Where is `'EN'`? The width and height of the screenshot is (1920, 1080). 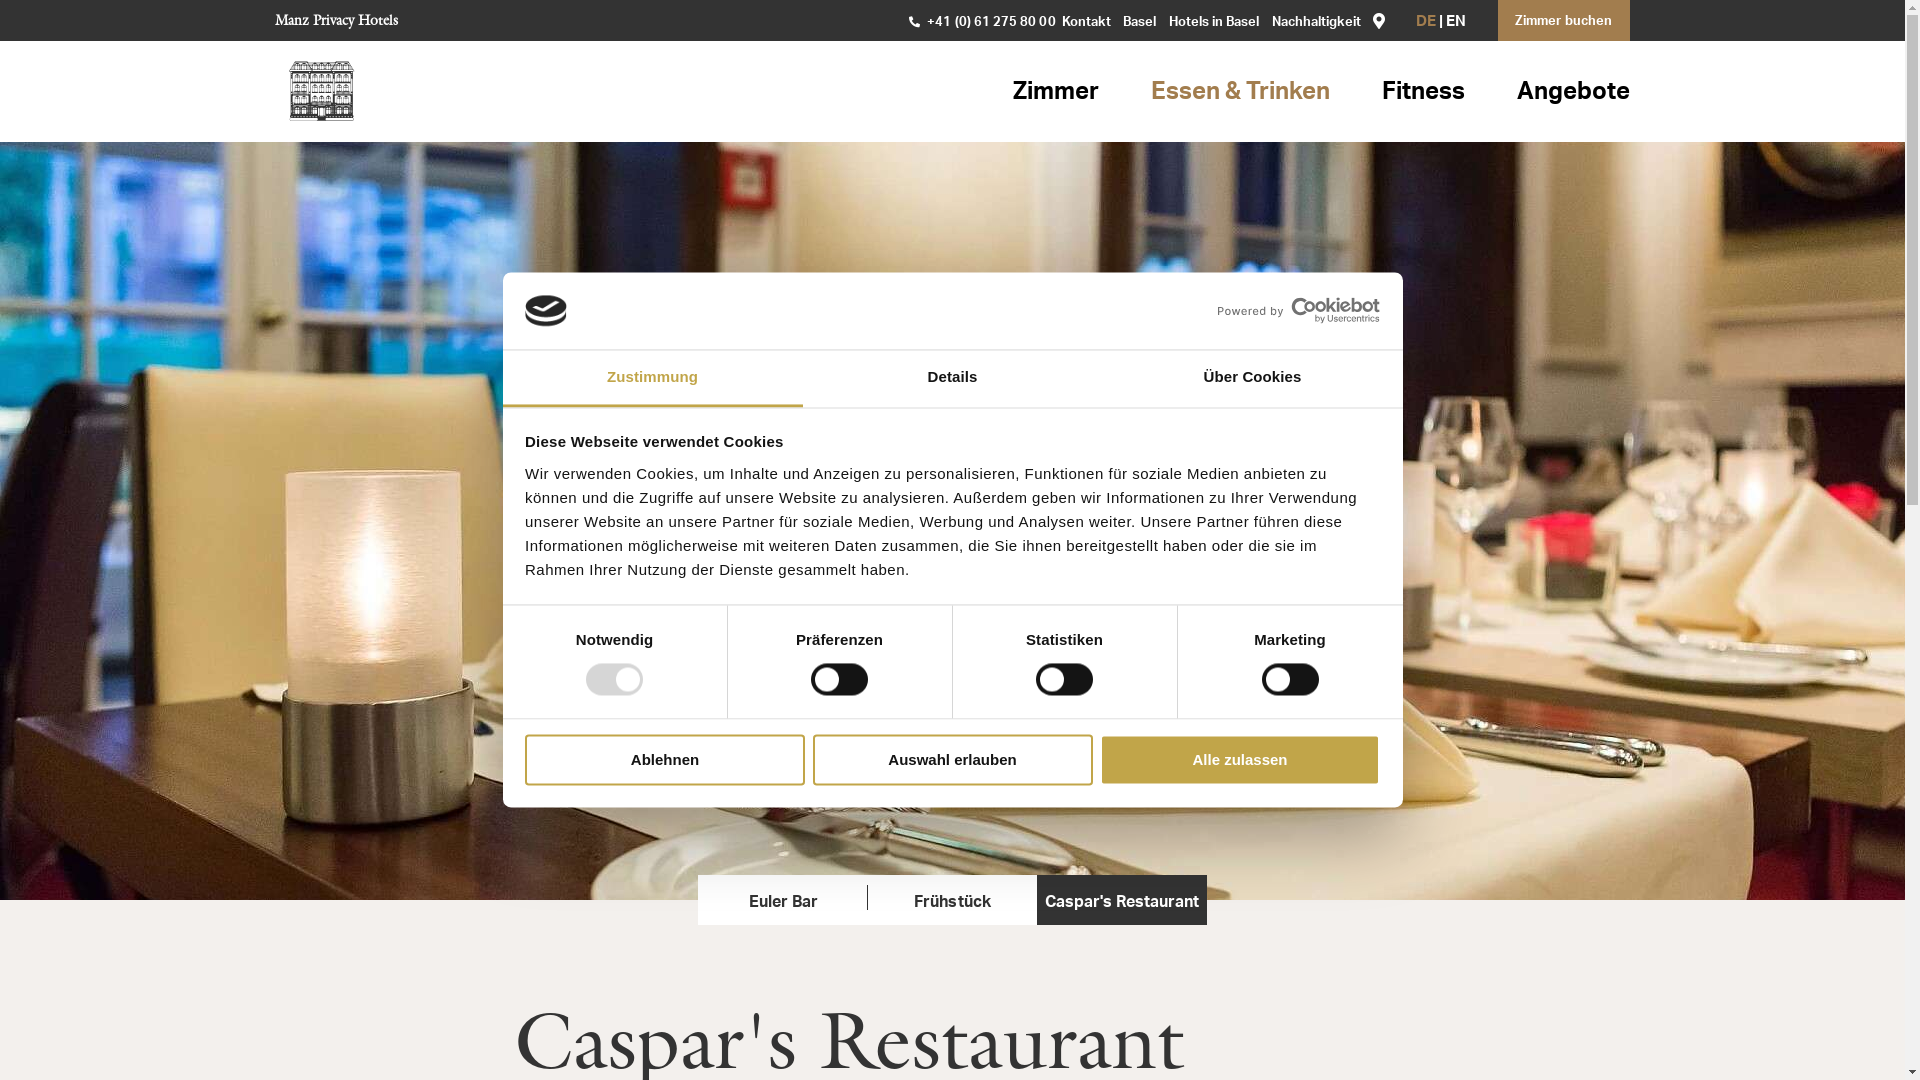
'EN' is located at coordinates (1455, 22).